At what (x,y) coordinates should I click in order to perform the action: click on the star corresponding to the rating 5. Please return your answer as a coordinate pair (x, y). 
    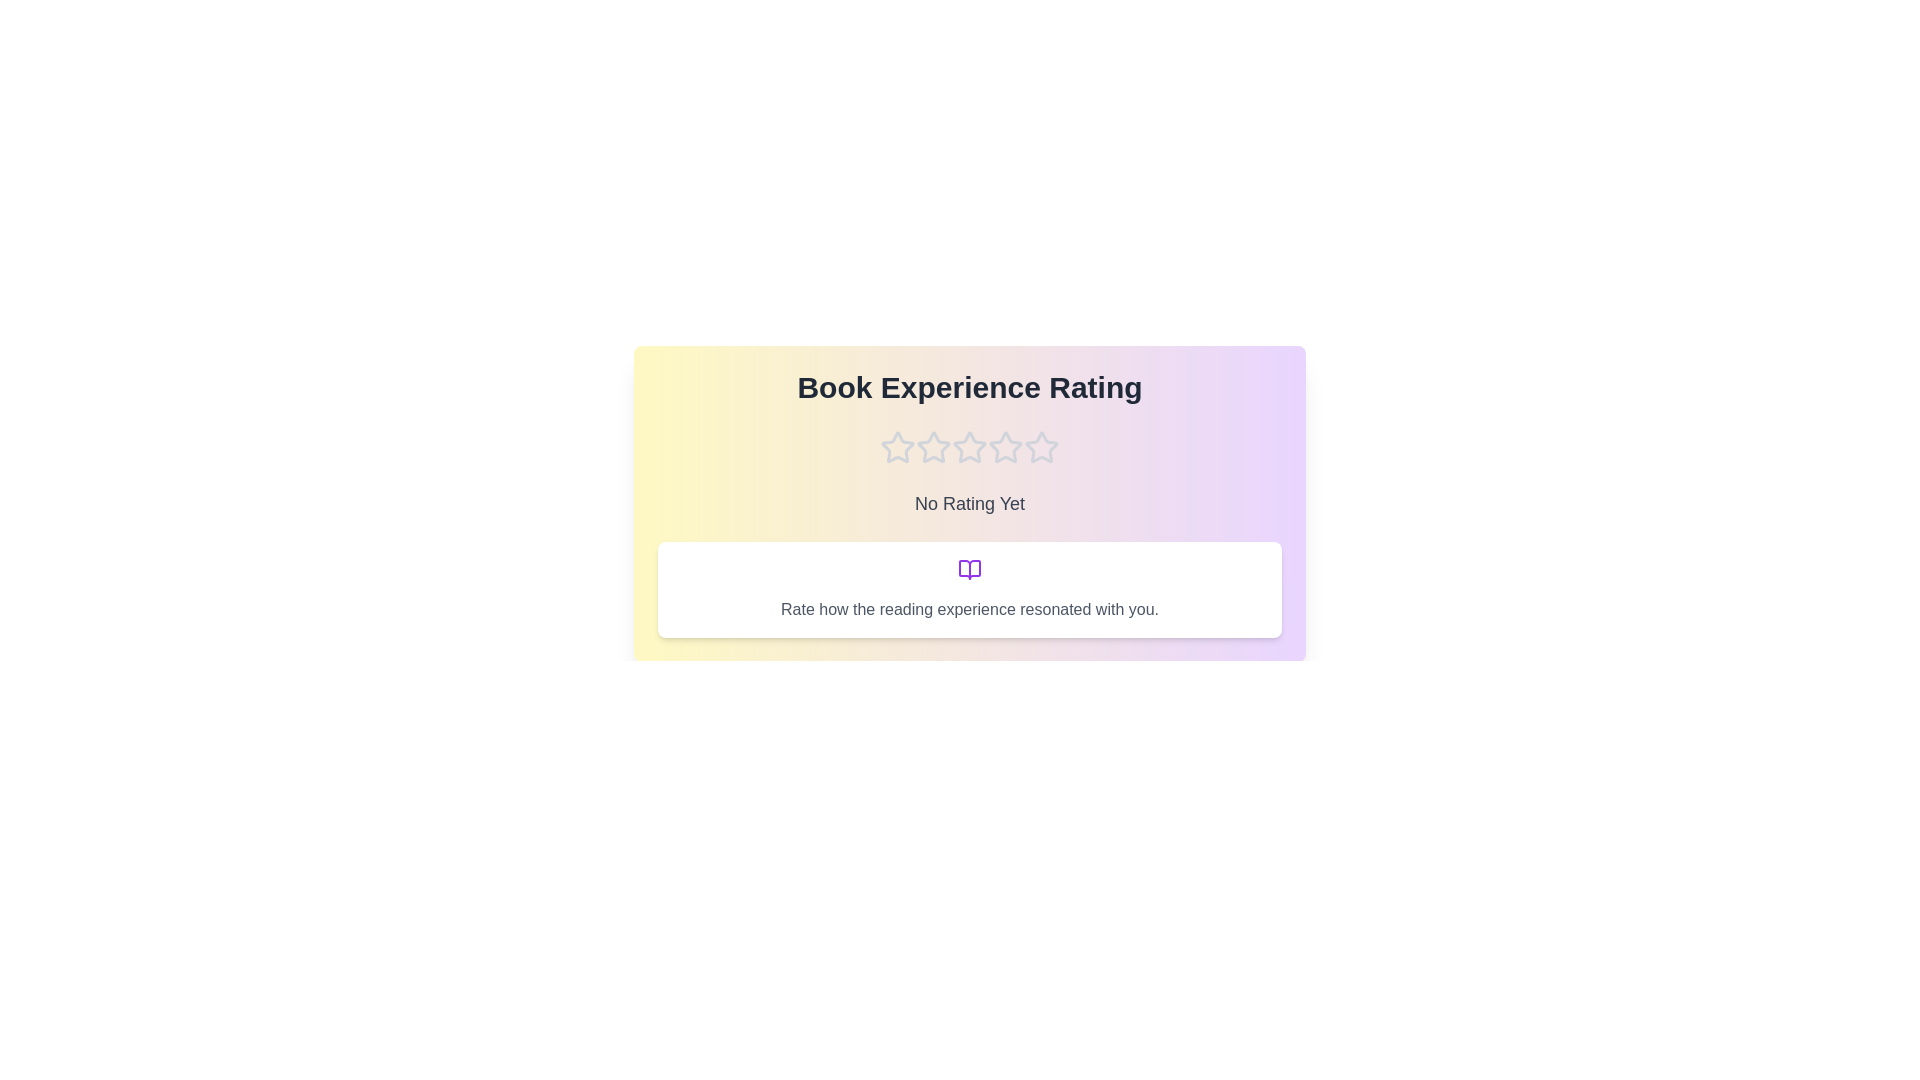
    Looking at the image, I should click on (1040, 446).